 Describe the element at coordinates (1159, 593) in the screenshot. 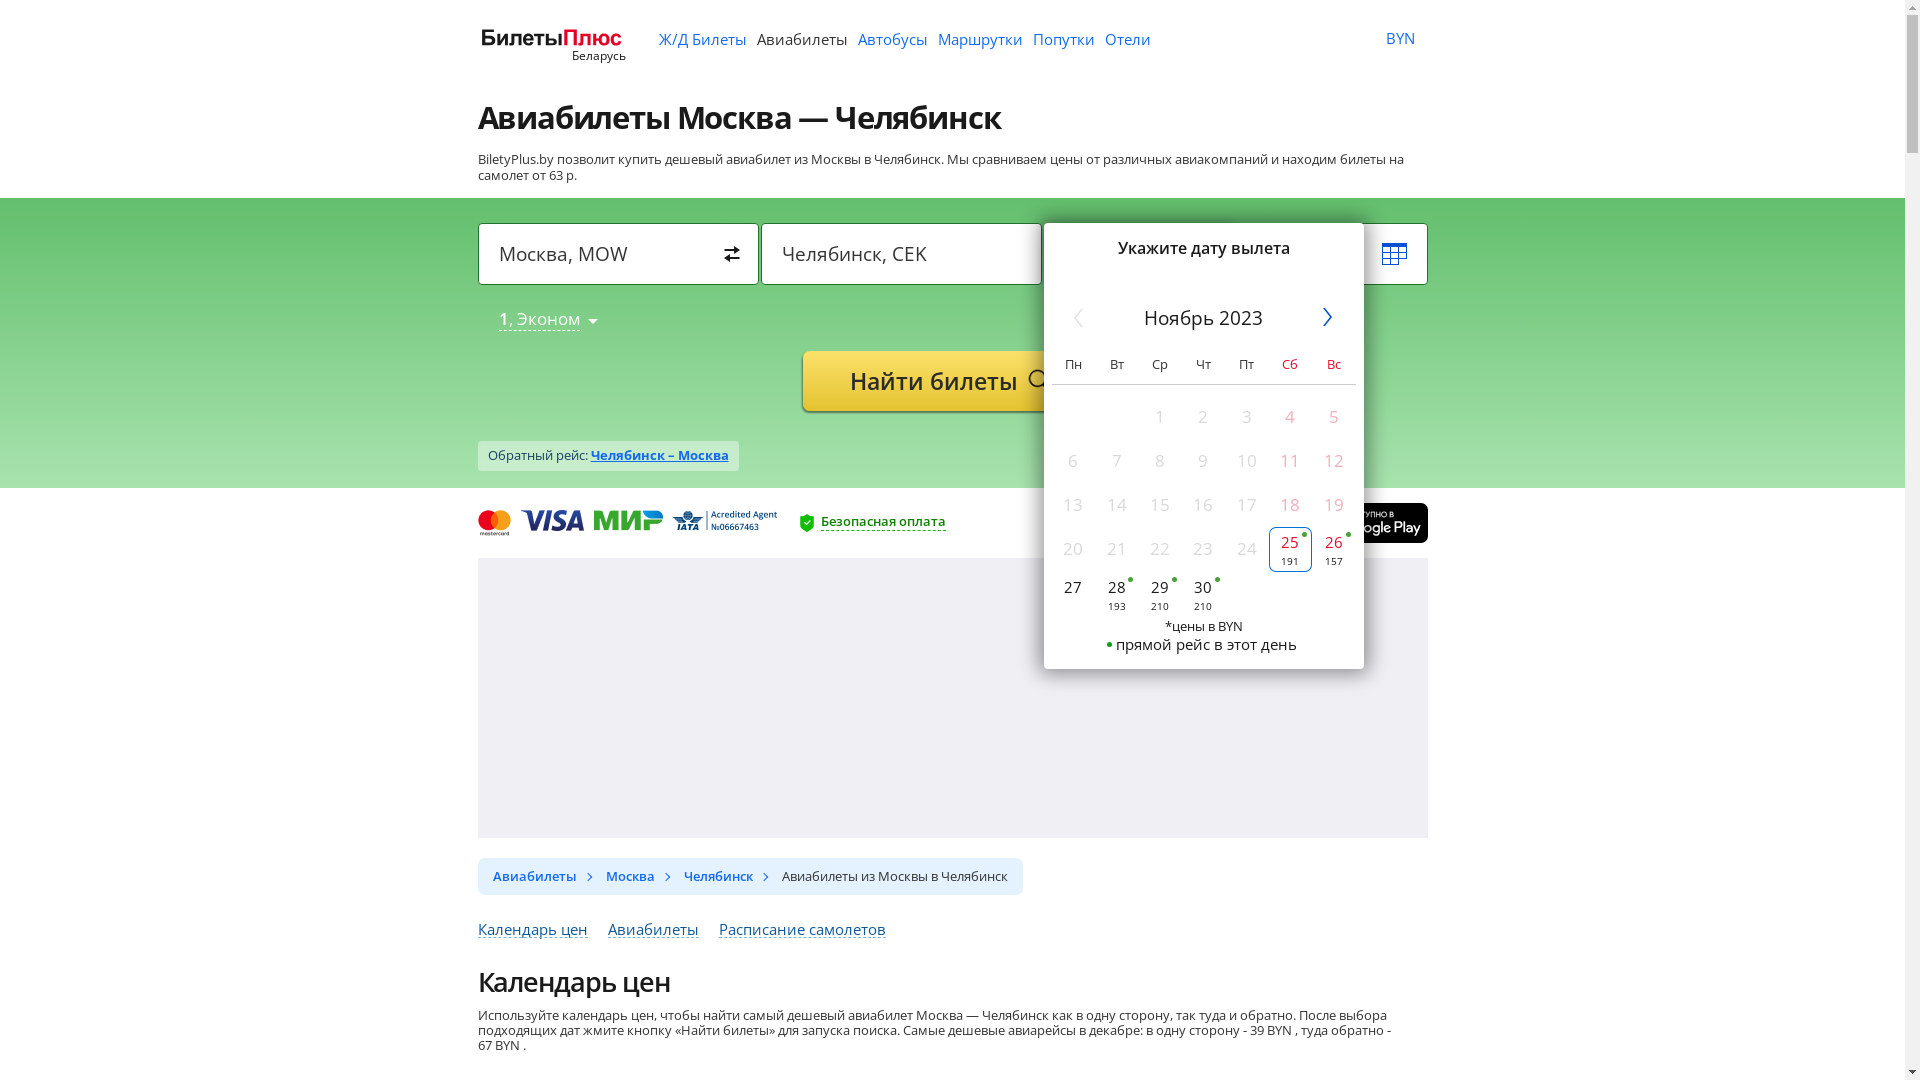

I see `'29'` at that location.